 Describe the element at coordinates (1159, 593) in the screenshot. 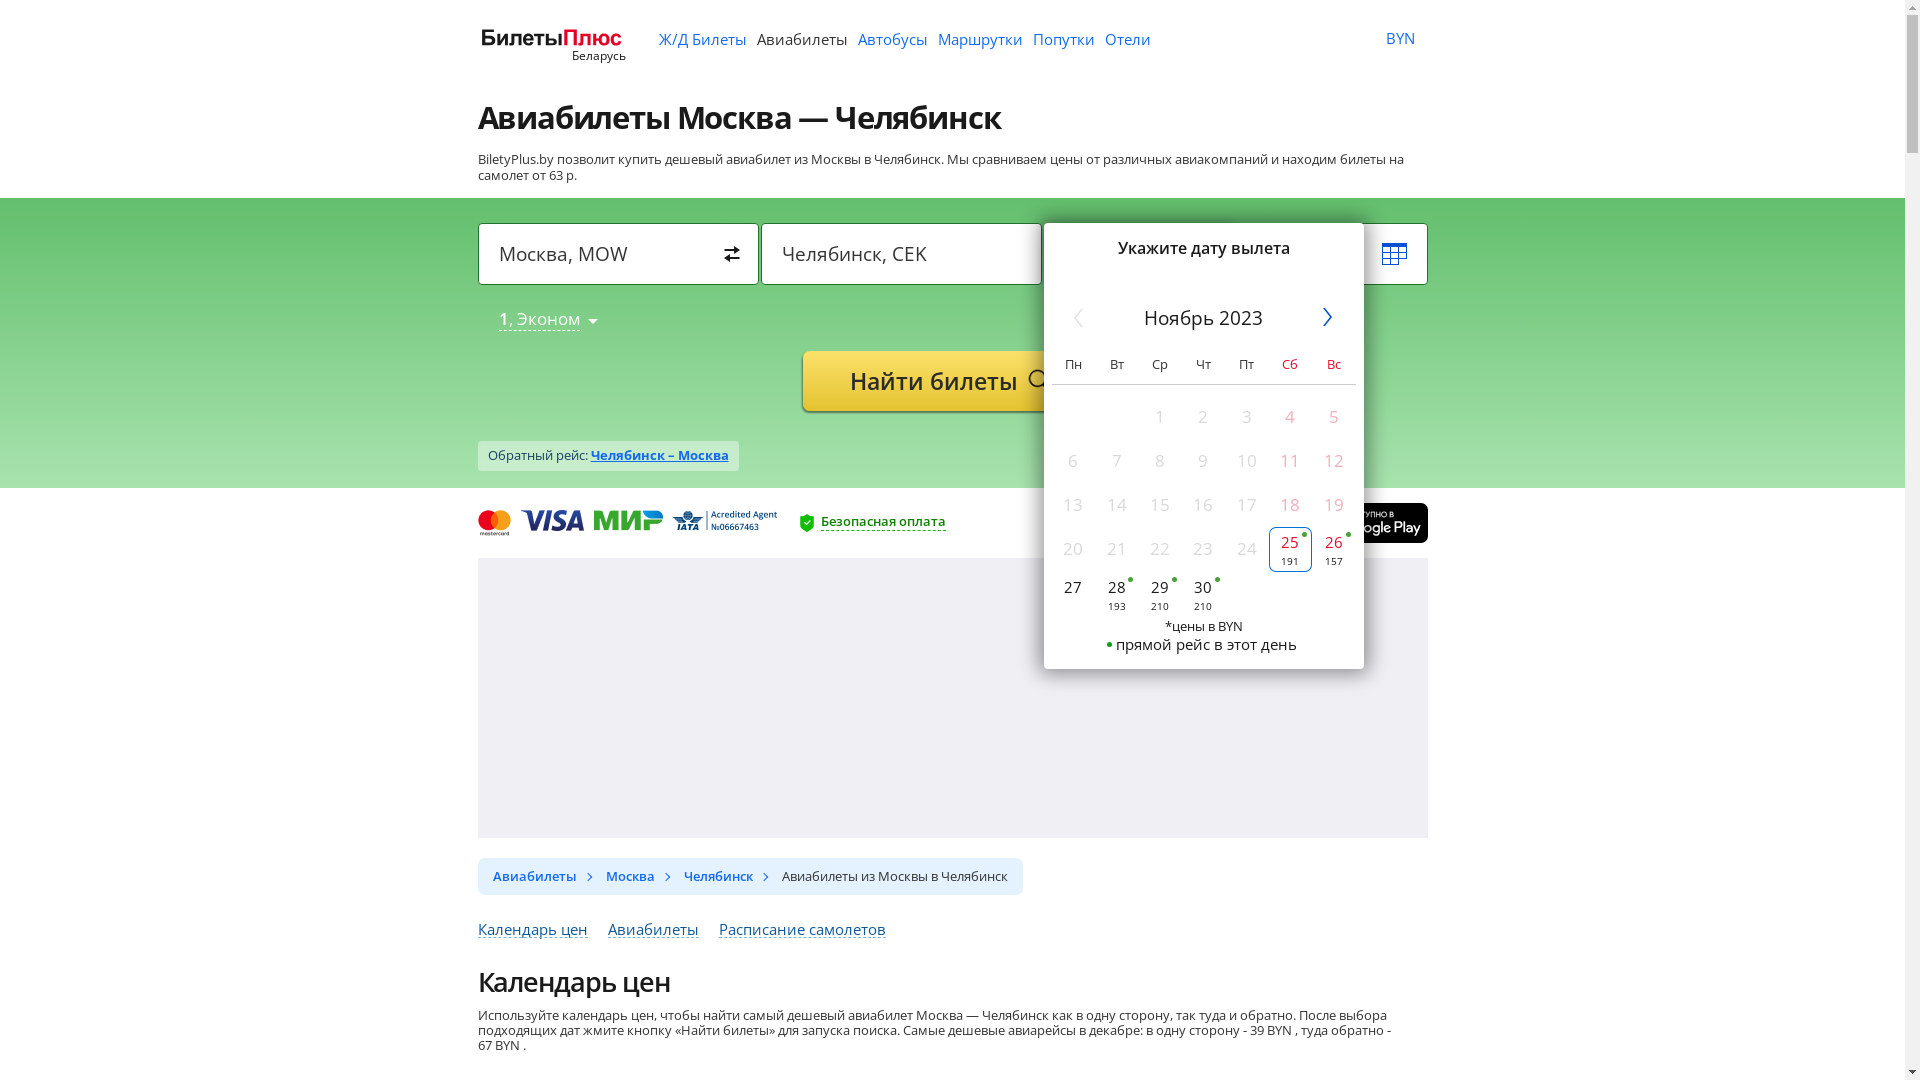

I see `'29'` at that location.